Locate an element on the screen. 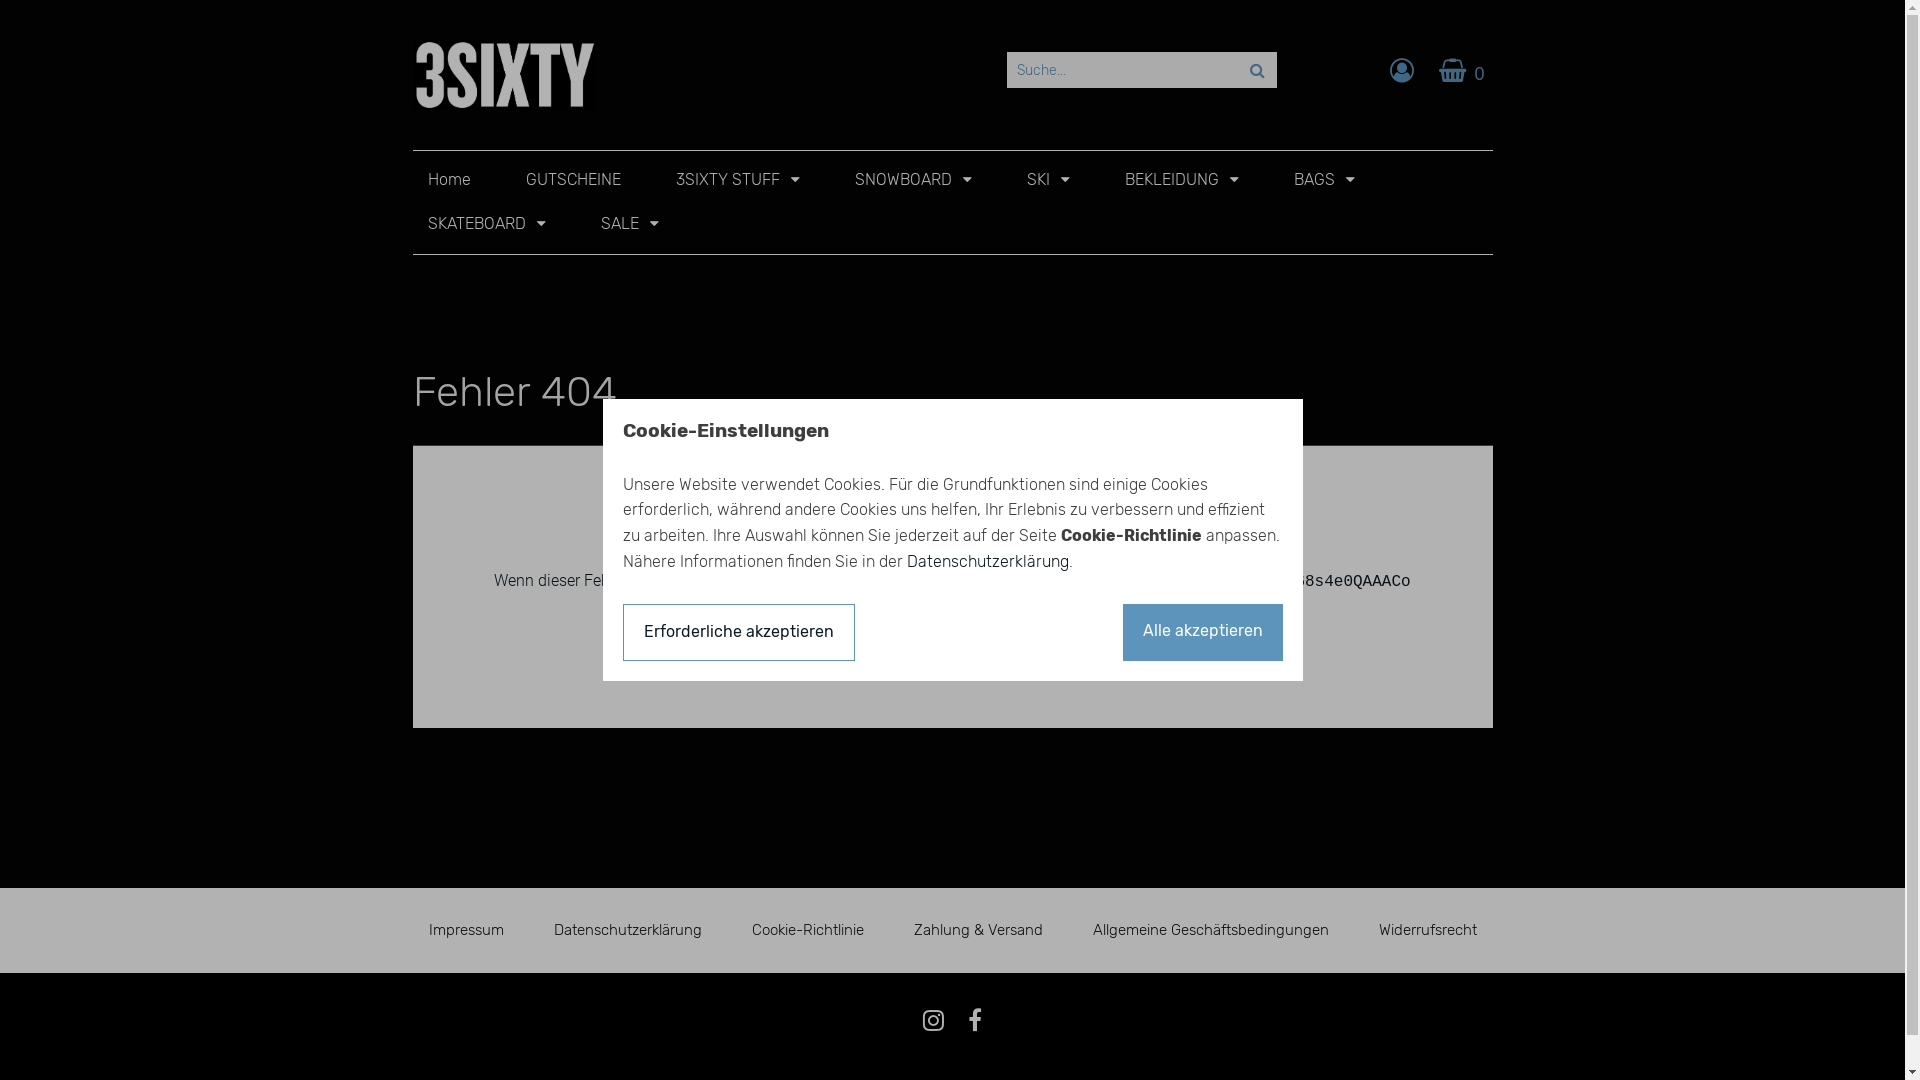 This screenshot has height=1080, width=1920. 'Zahlung & Versand' is located at coordinates (978, 929).